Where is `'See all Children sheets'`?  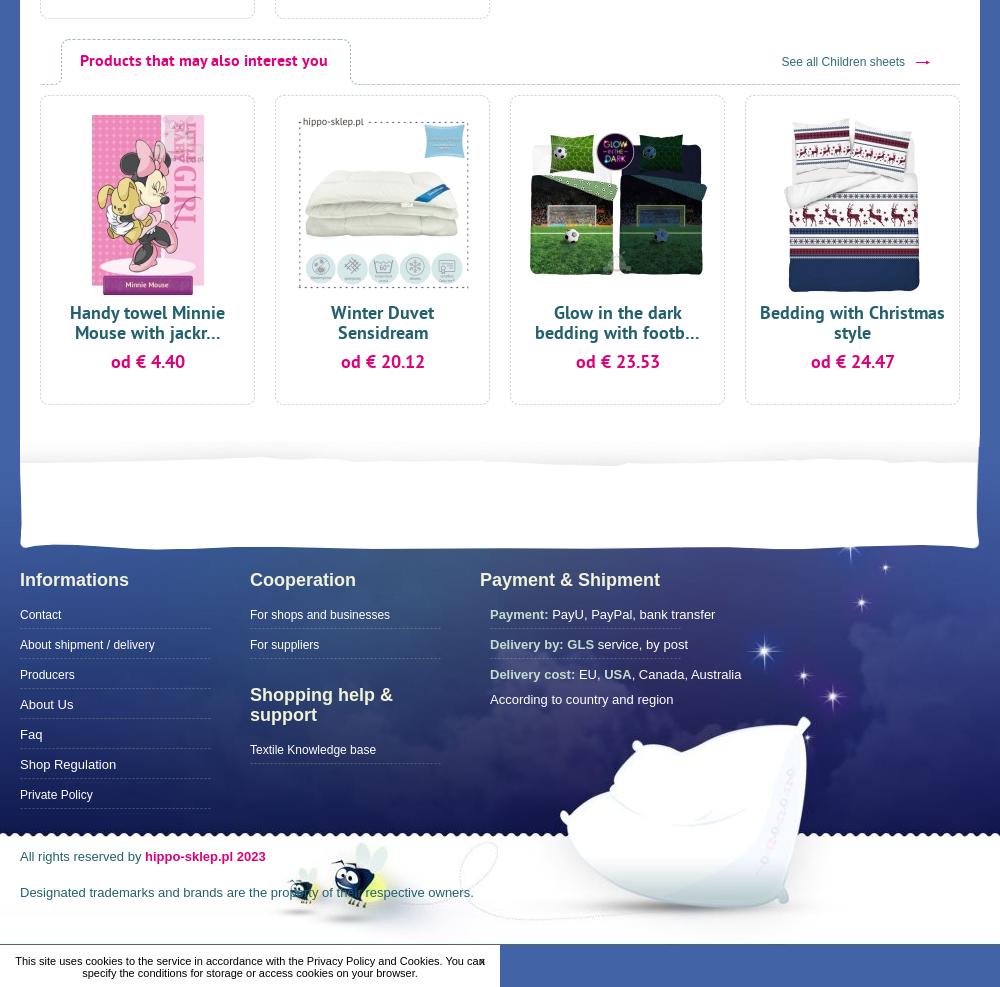
'See all Children sheets' is located at coordinates (842, 60).